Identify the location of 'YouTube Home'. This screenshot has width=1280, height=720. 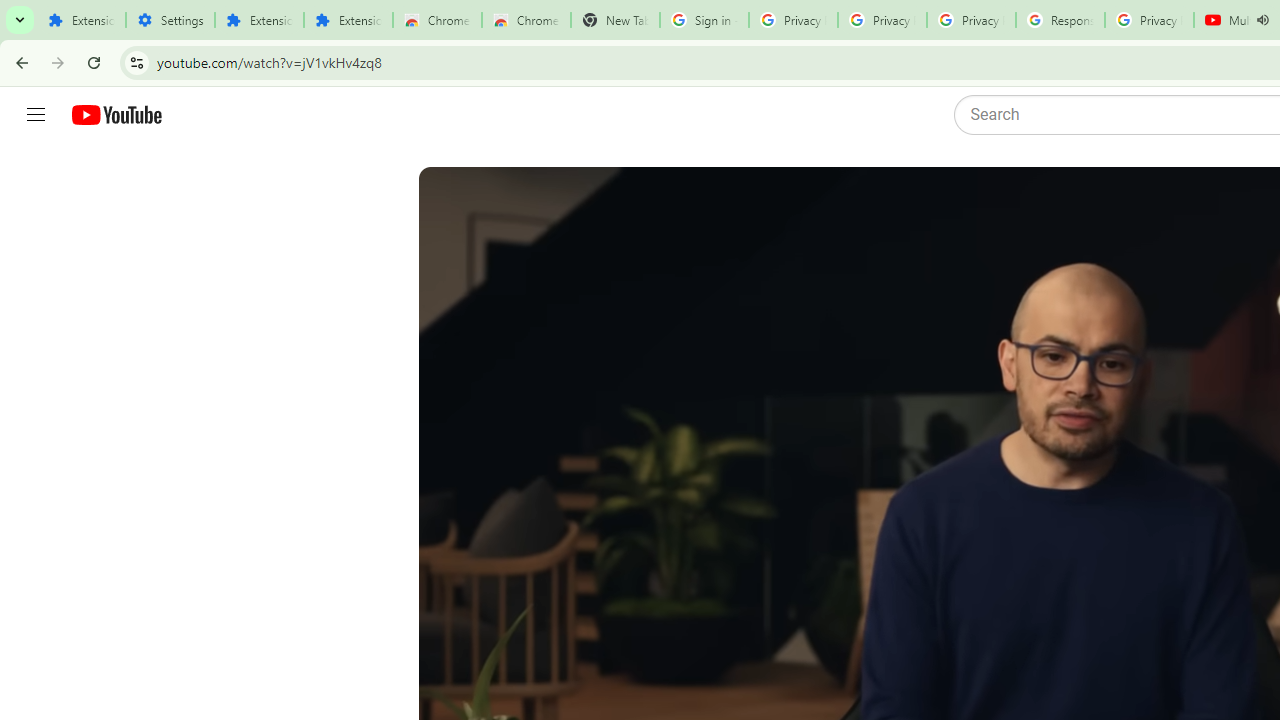
(115, 115).